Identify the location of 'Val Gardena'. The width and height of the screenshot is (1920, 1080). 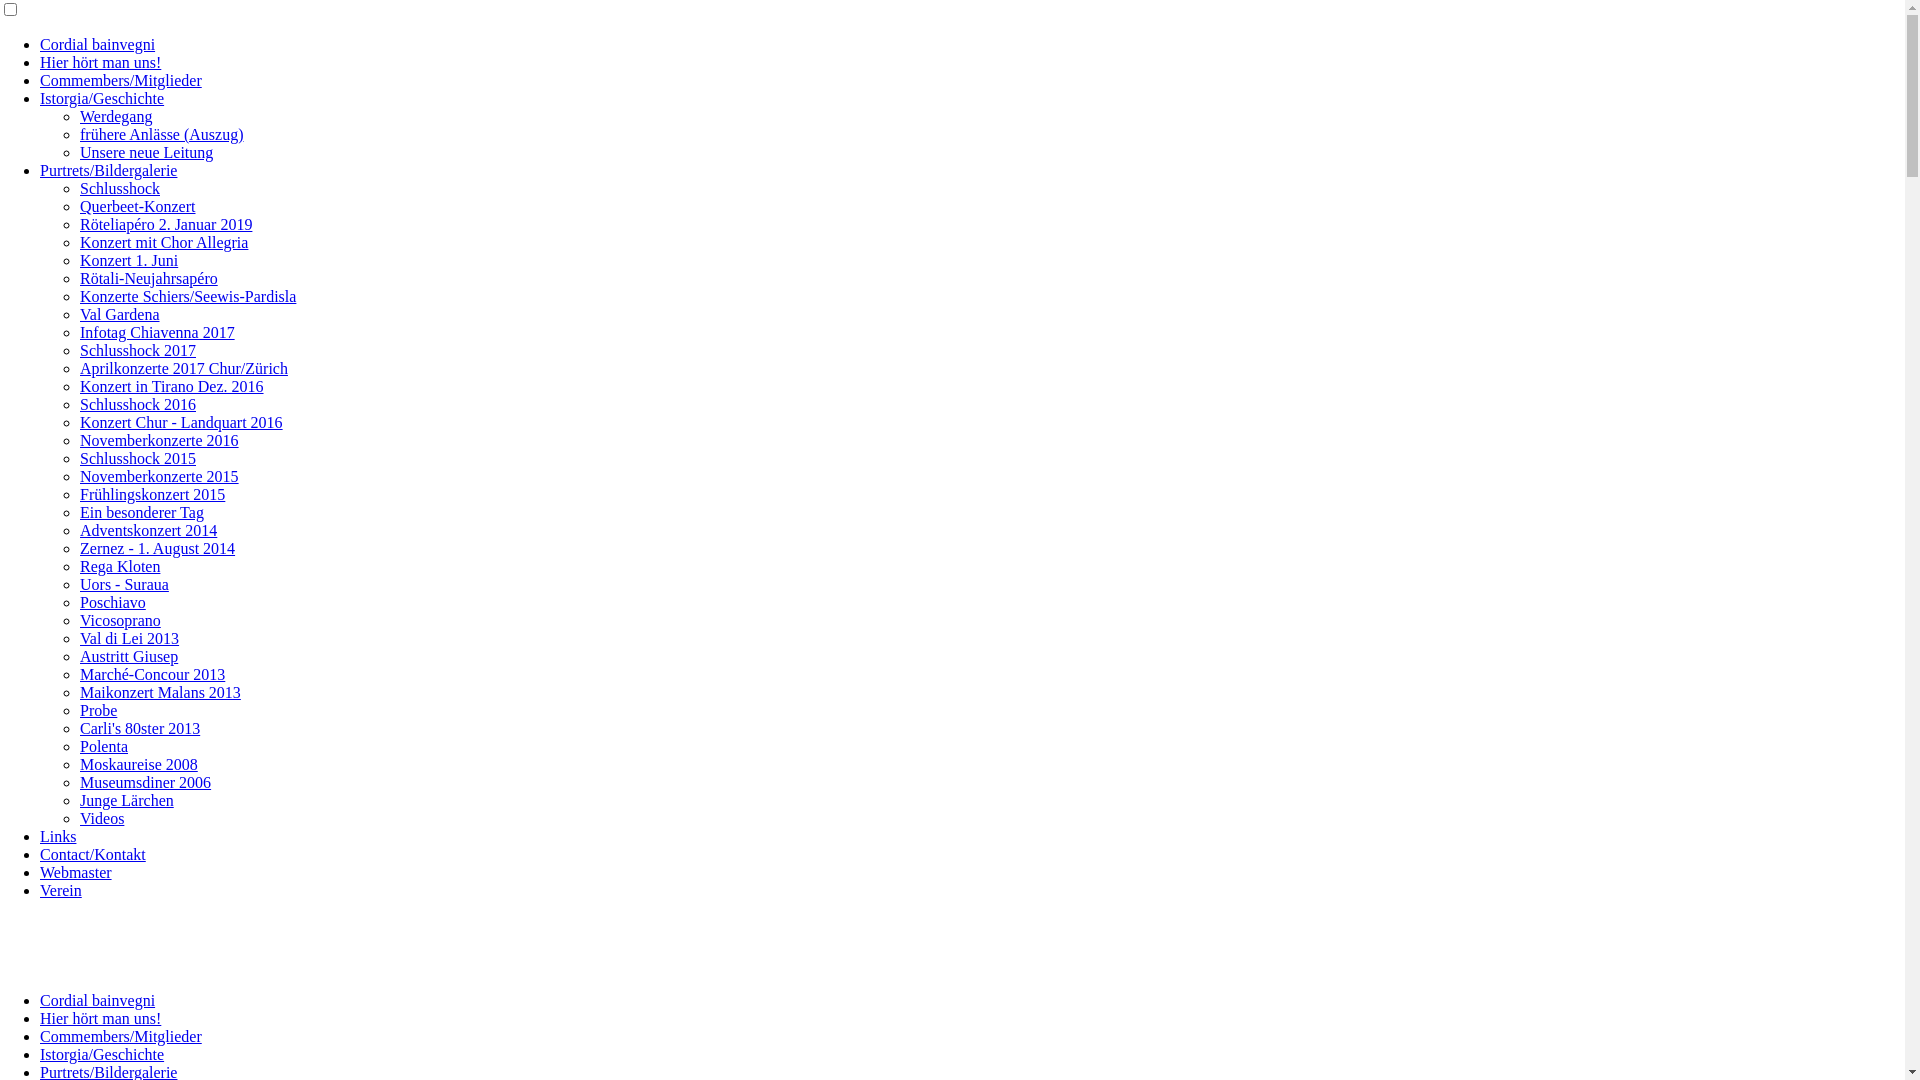
(80, 314).